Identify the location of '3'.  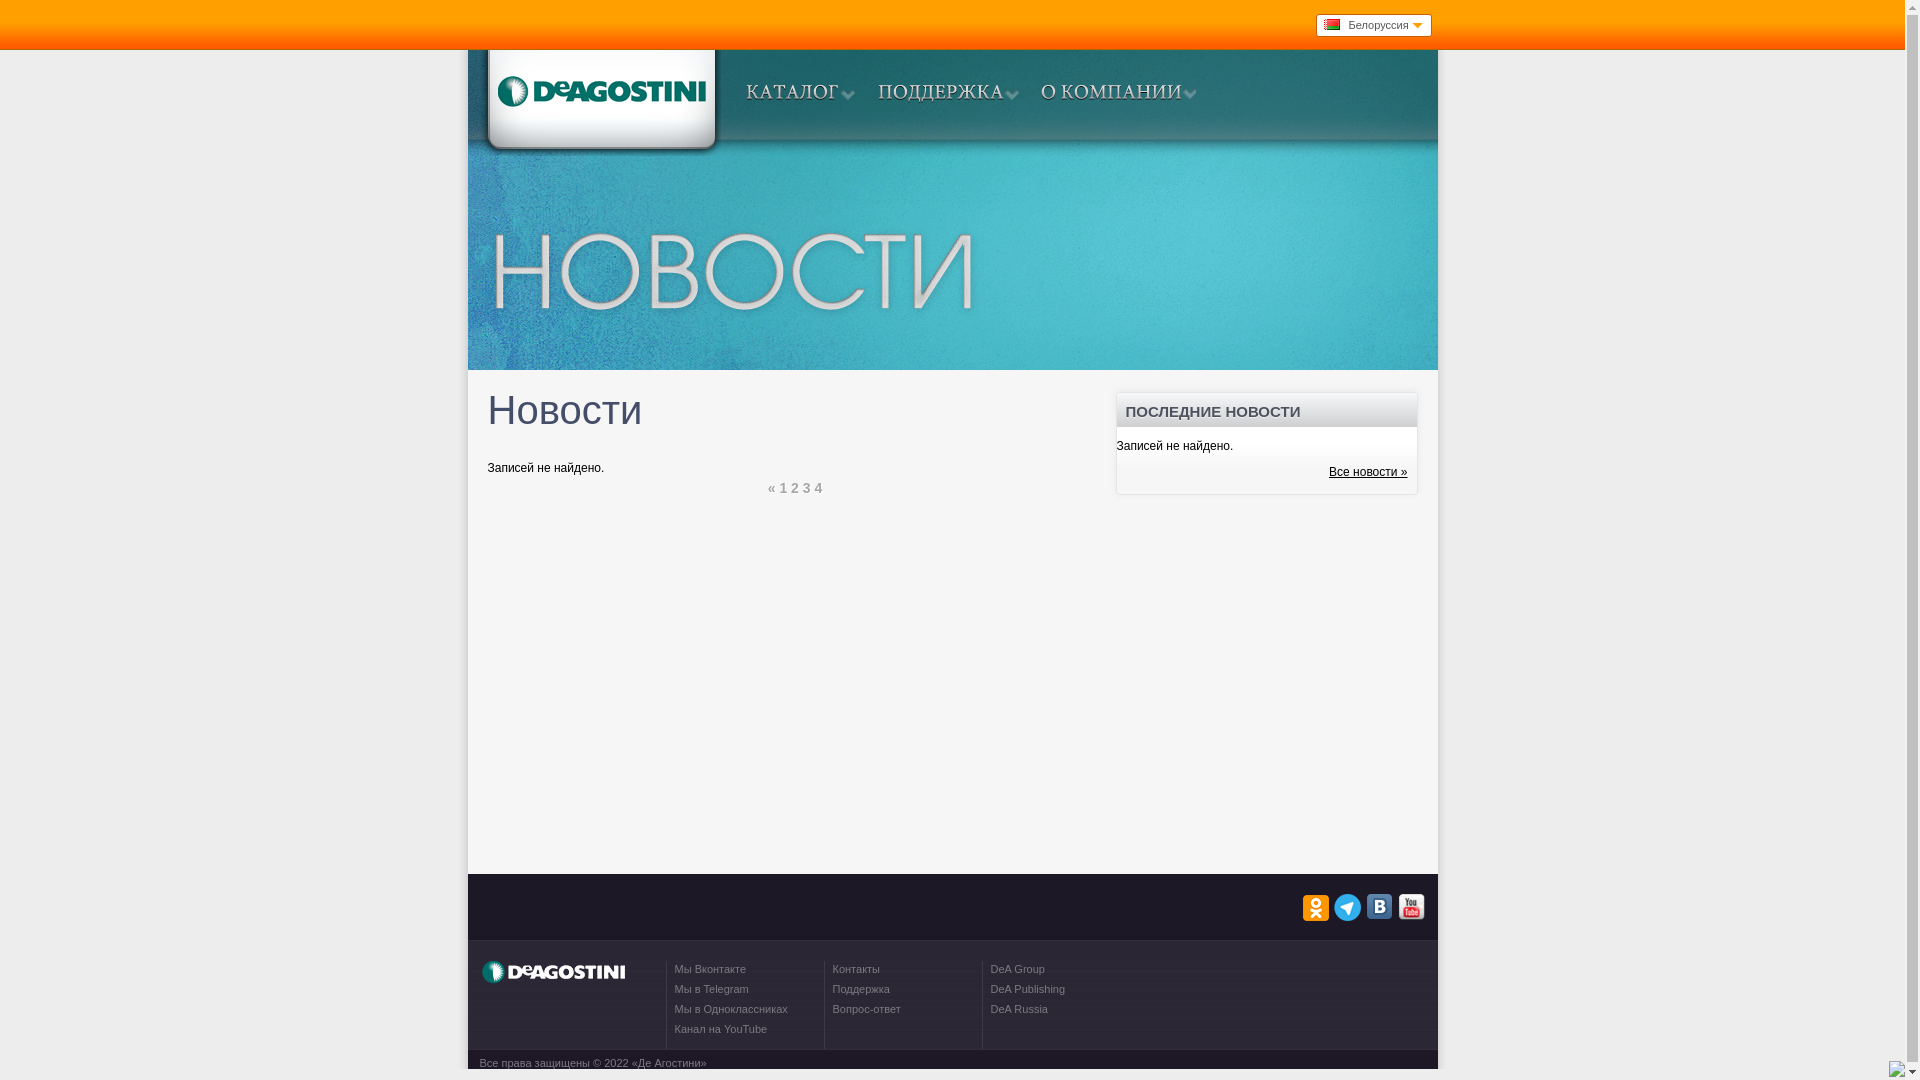
(809, 488).